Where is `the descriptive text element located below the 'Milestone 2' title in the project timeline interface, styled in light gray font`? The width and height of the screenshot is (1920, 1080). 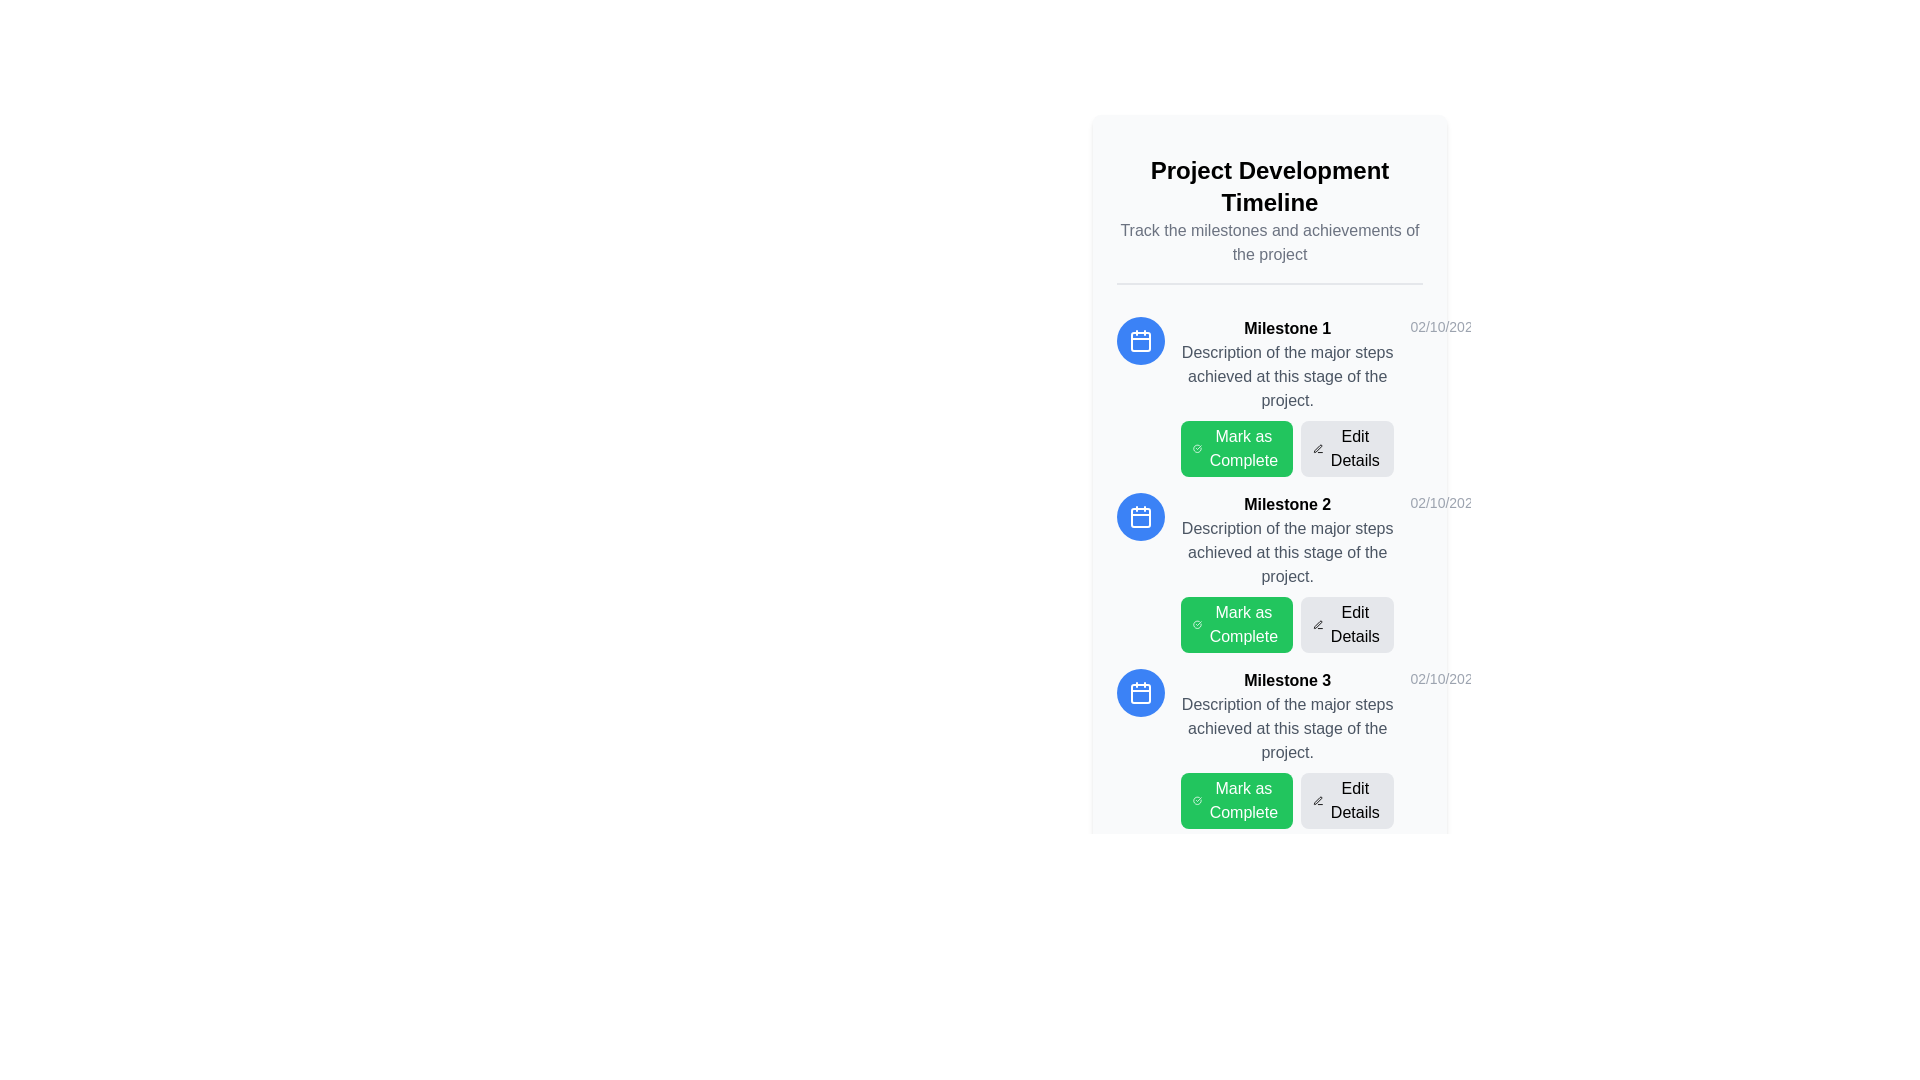 the descriptive text element located below the 'Milestone 2' title in the project timeline interface, styled in light gray font is located at coordinates (1287, 552).